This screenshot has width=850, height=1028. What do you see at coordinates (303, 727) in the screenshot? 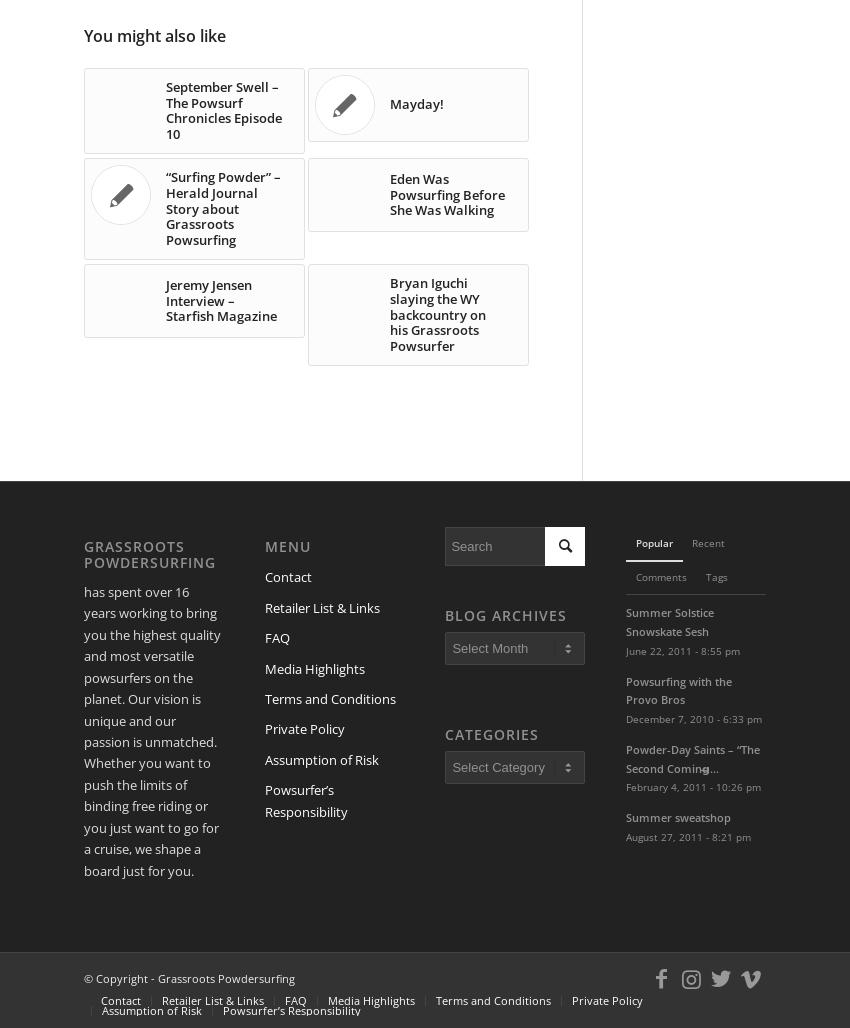
I see `'Private Policy'` at bounding box center [303, 727].